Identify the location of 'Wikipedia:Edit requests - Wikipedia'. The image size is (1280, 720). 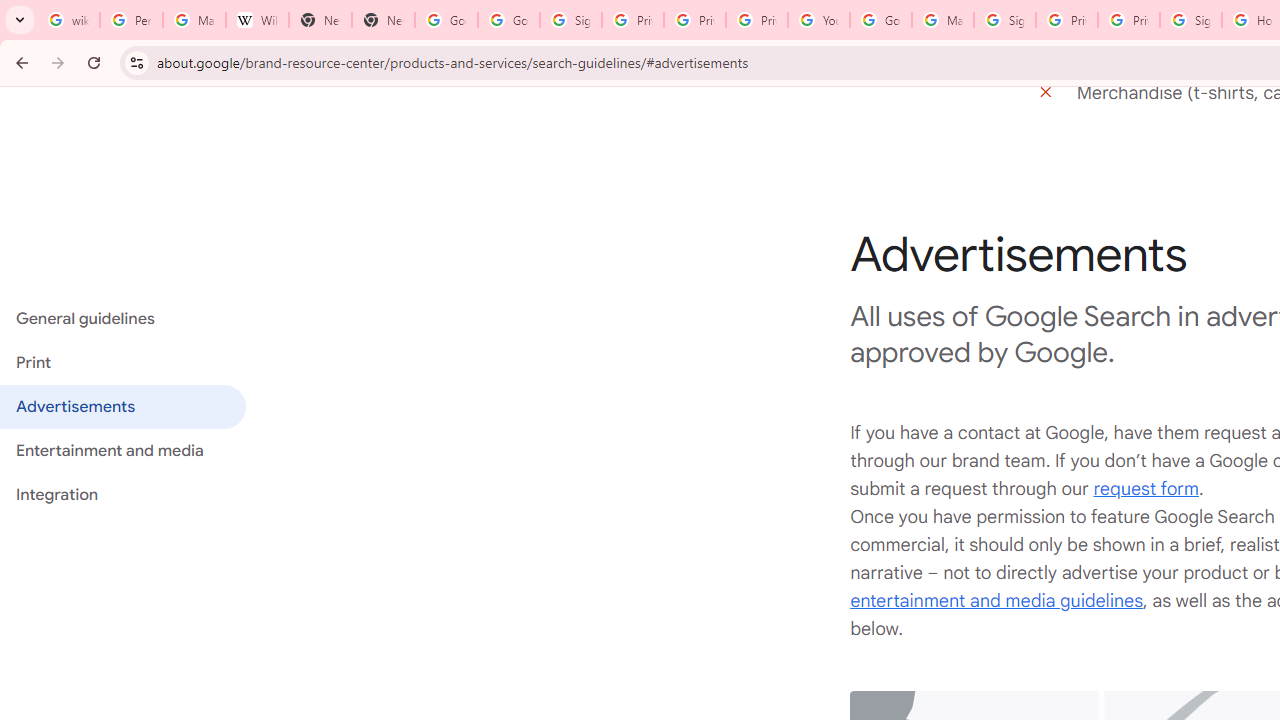
(256, 20).